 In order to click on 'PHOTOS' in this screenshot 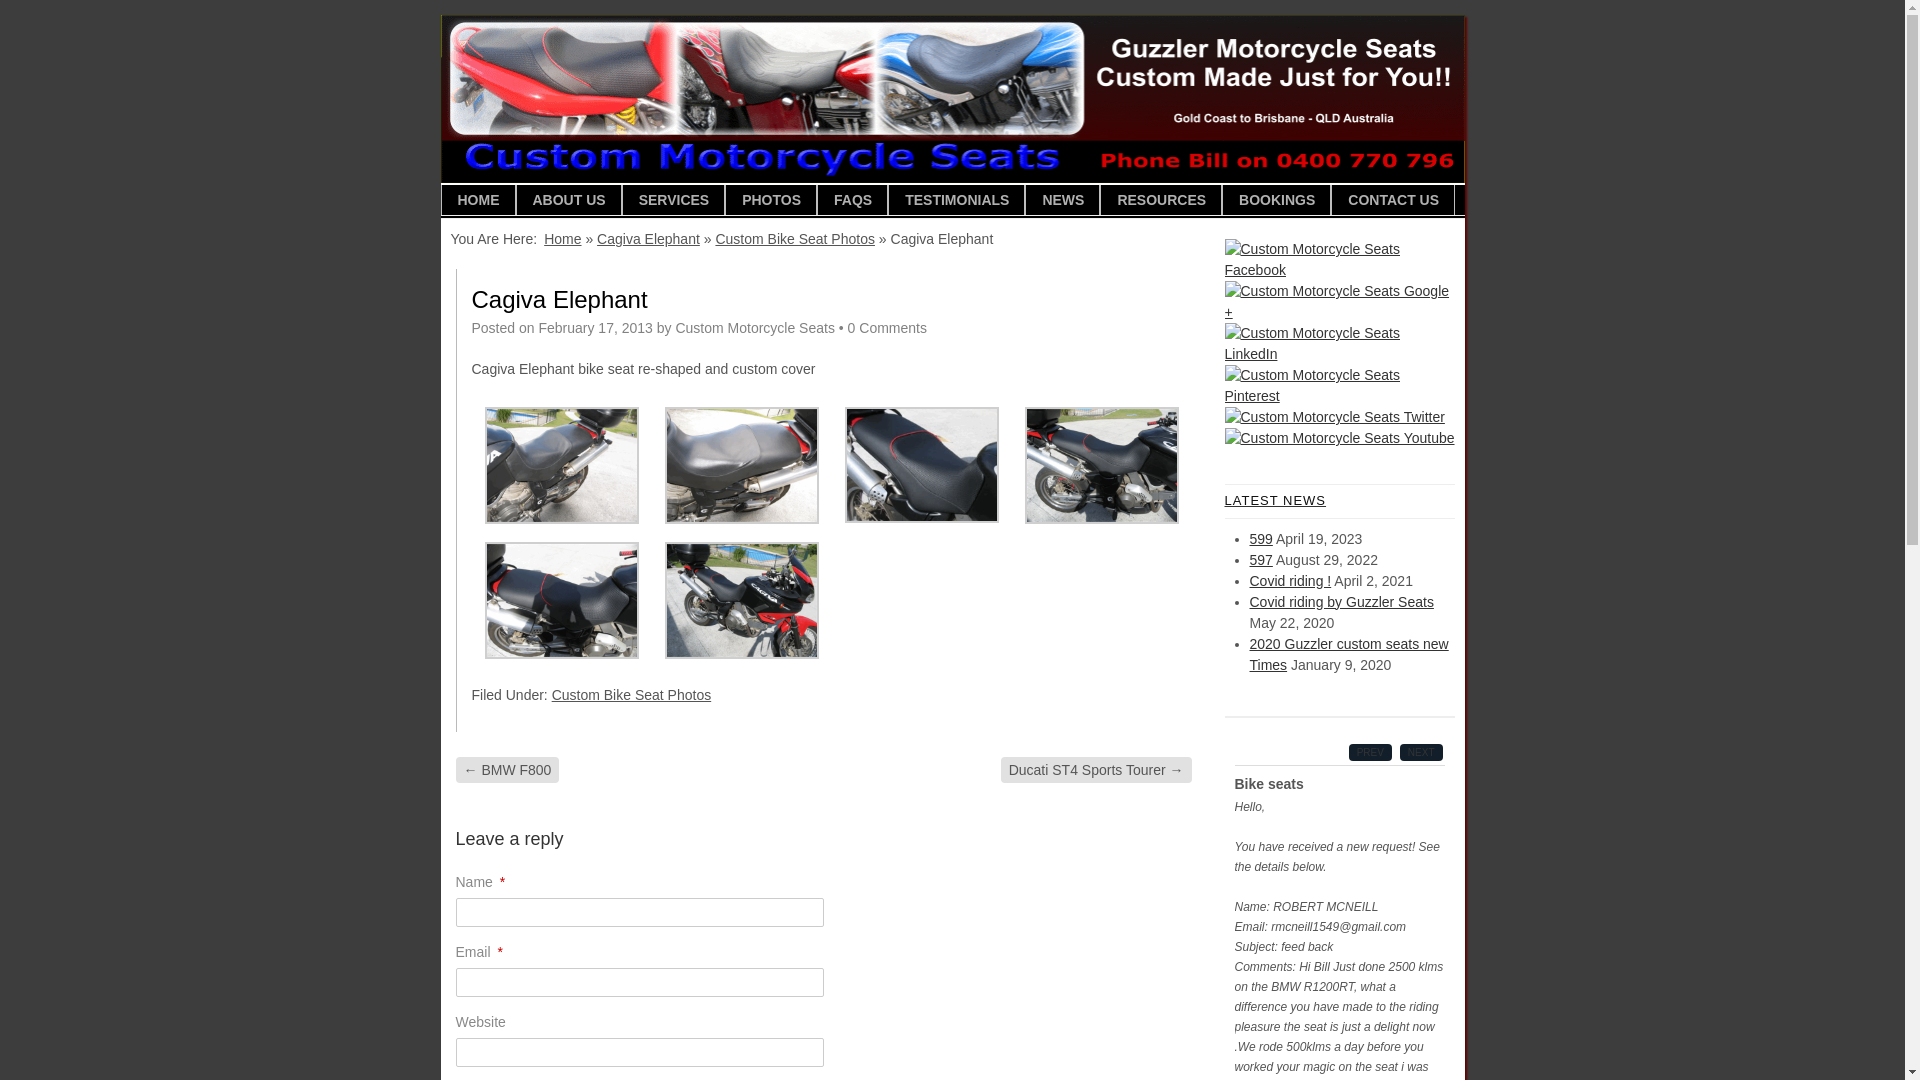, I will do `click(770, 200)`.